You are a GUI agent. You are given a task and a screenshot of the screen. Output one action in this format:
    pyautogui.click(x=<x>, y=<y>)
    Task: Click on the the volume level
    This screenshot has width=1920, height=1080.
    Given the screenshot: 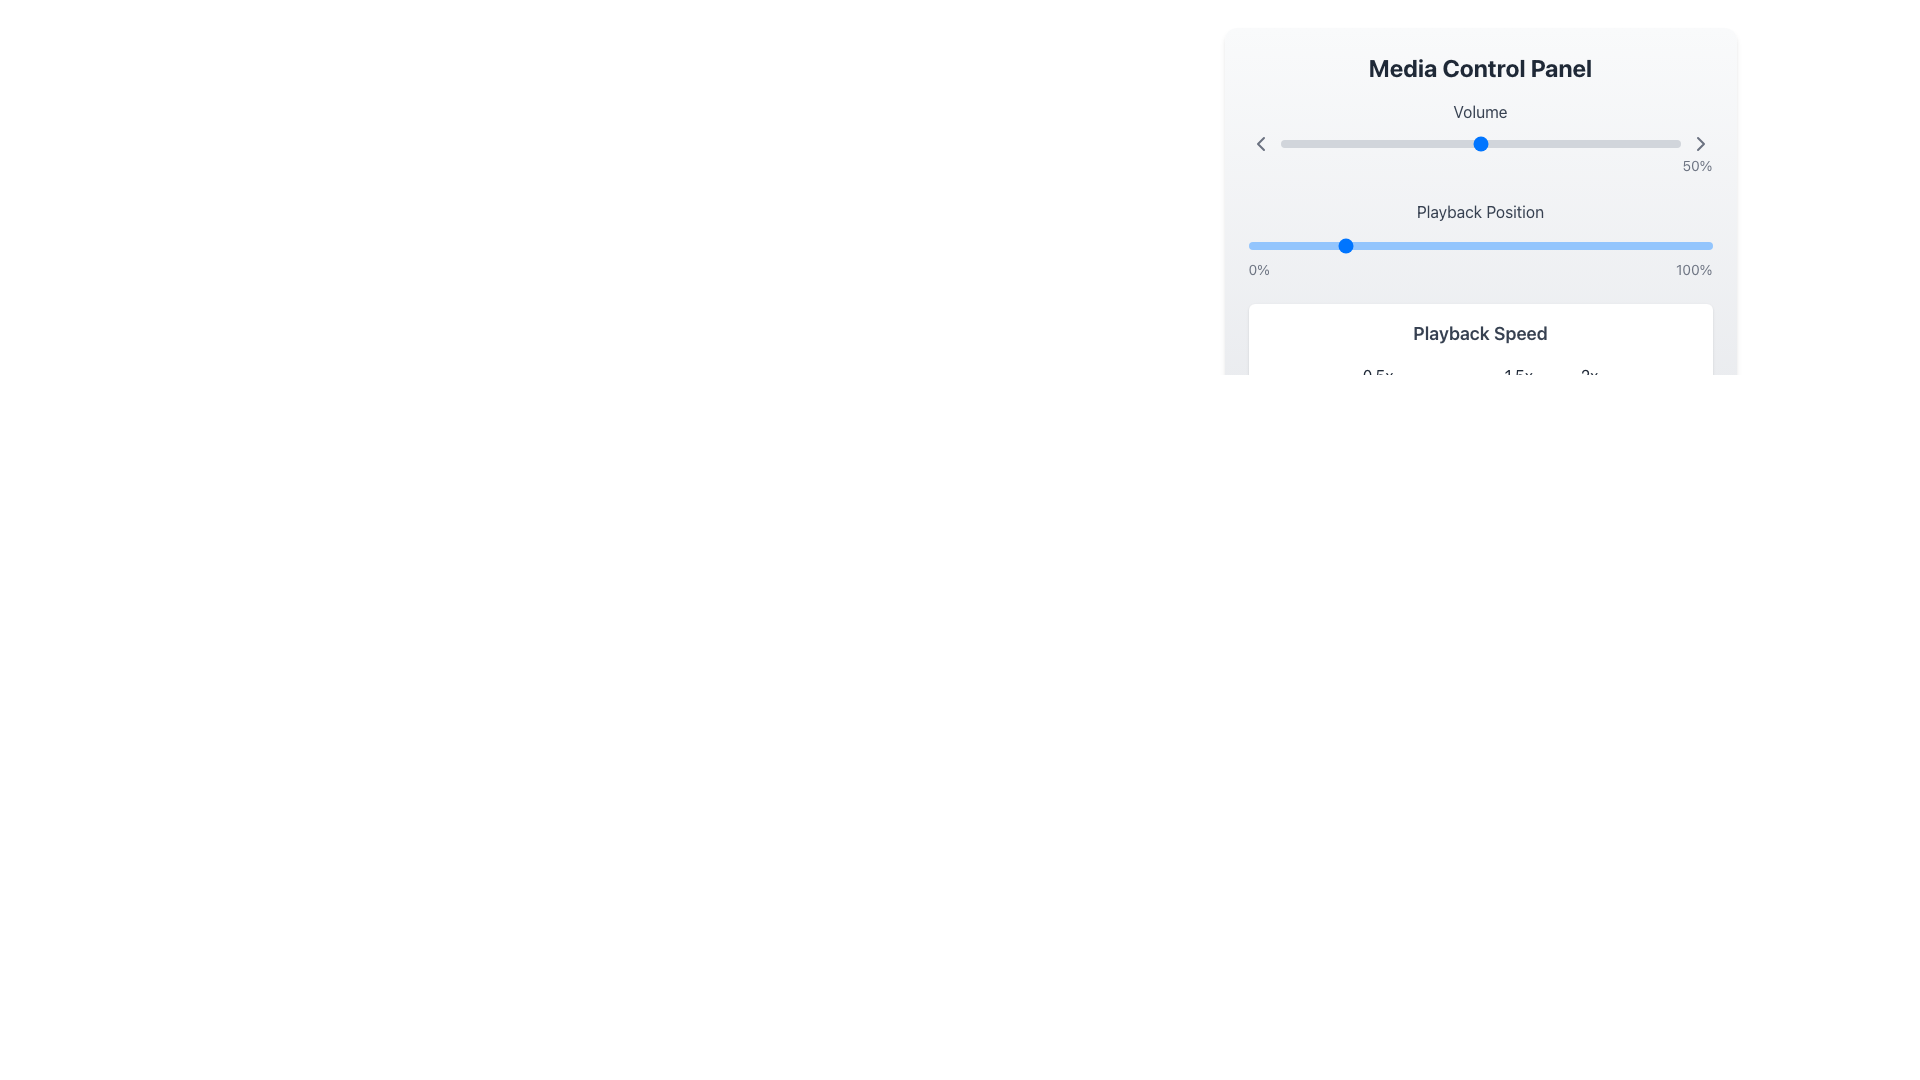 What is the action you would take?
    pyautogui.click(x=1656, y=142)
    